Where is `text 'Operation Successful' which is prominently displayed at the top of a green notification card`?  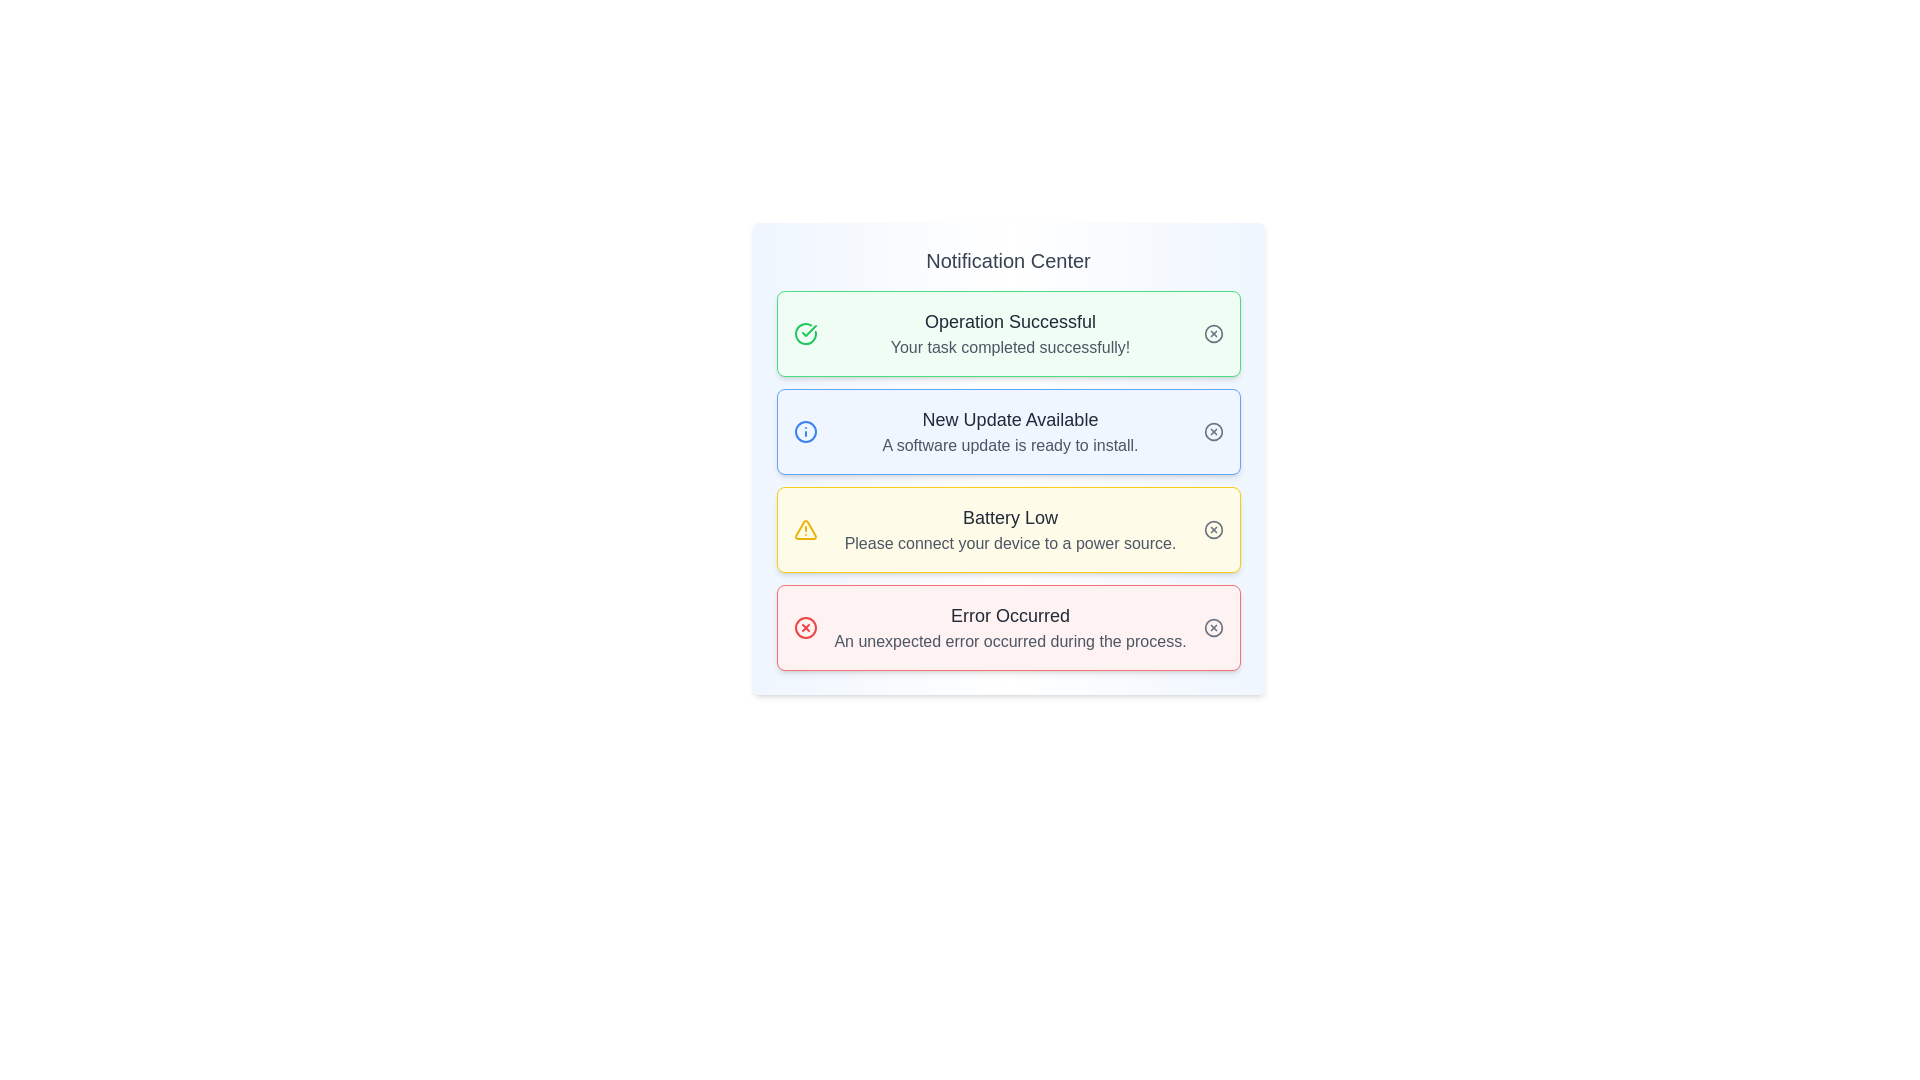
text 'Operation Successful' which is prominently displayed at the top of a green notification card is located at coordinates (1010, 320).